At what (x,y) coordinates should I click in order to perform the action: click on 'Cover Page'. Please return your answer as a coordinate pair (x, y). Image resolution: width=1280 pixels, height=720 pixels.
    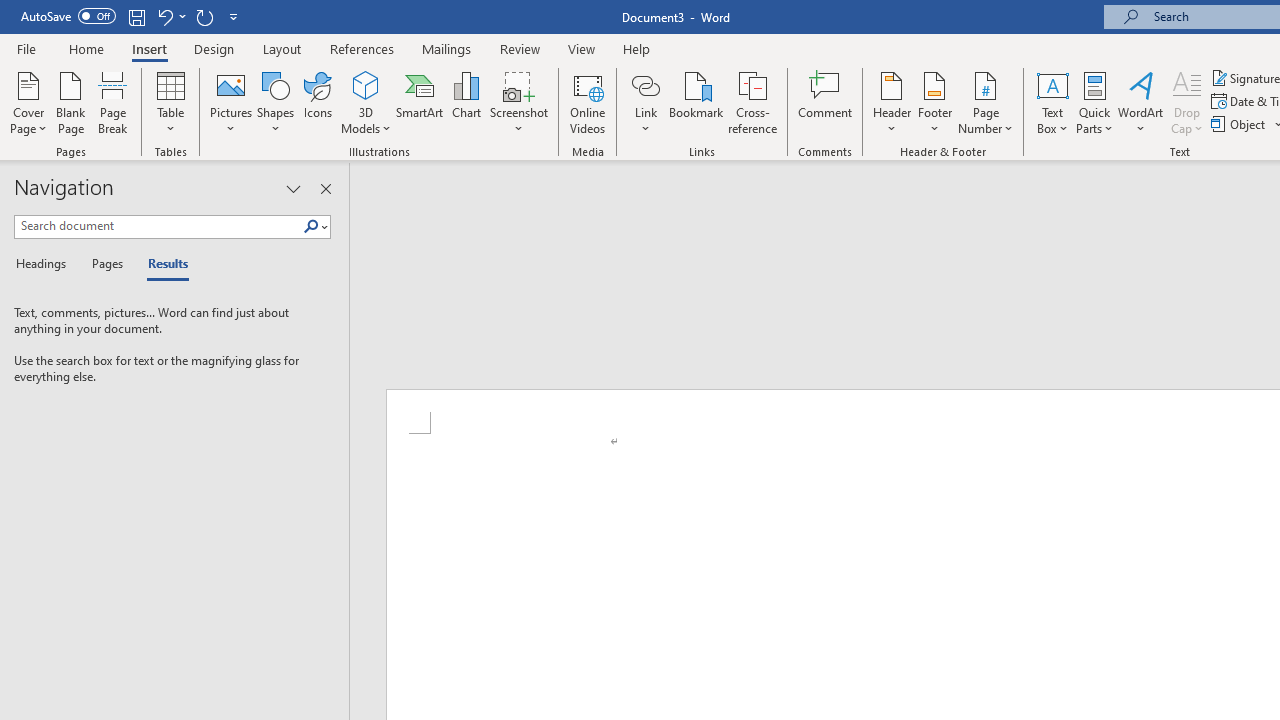
    Looking at the image, I should click on (28, 103).